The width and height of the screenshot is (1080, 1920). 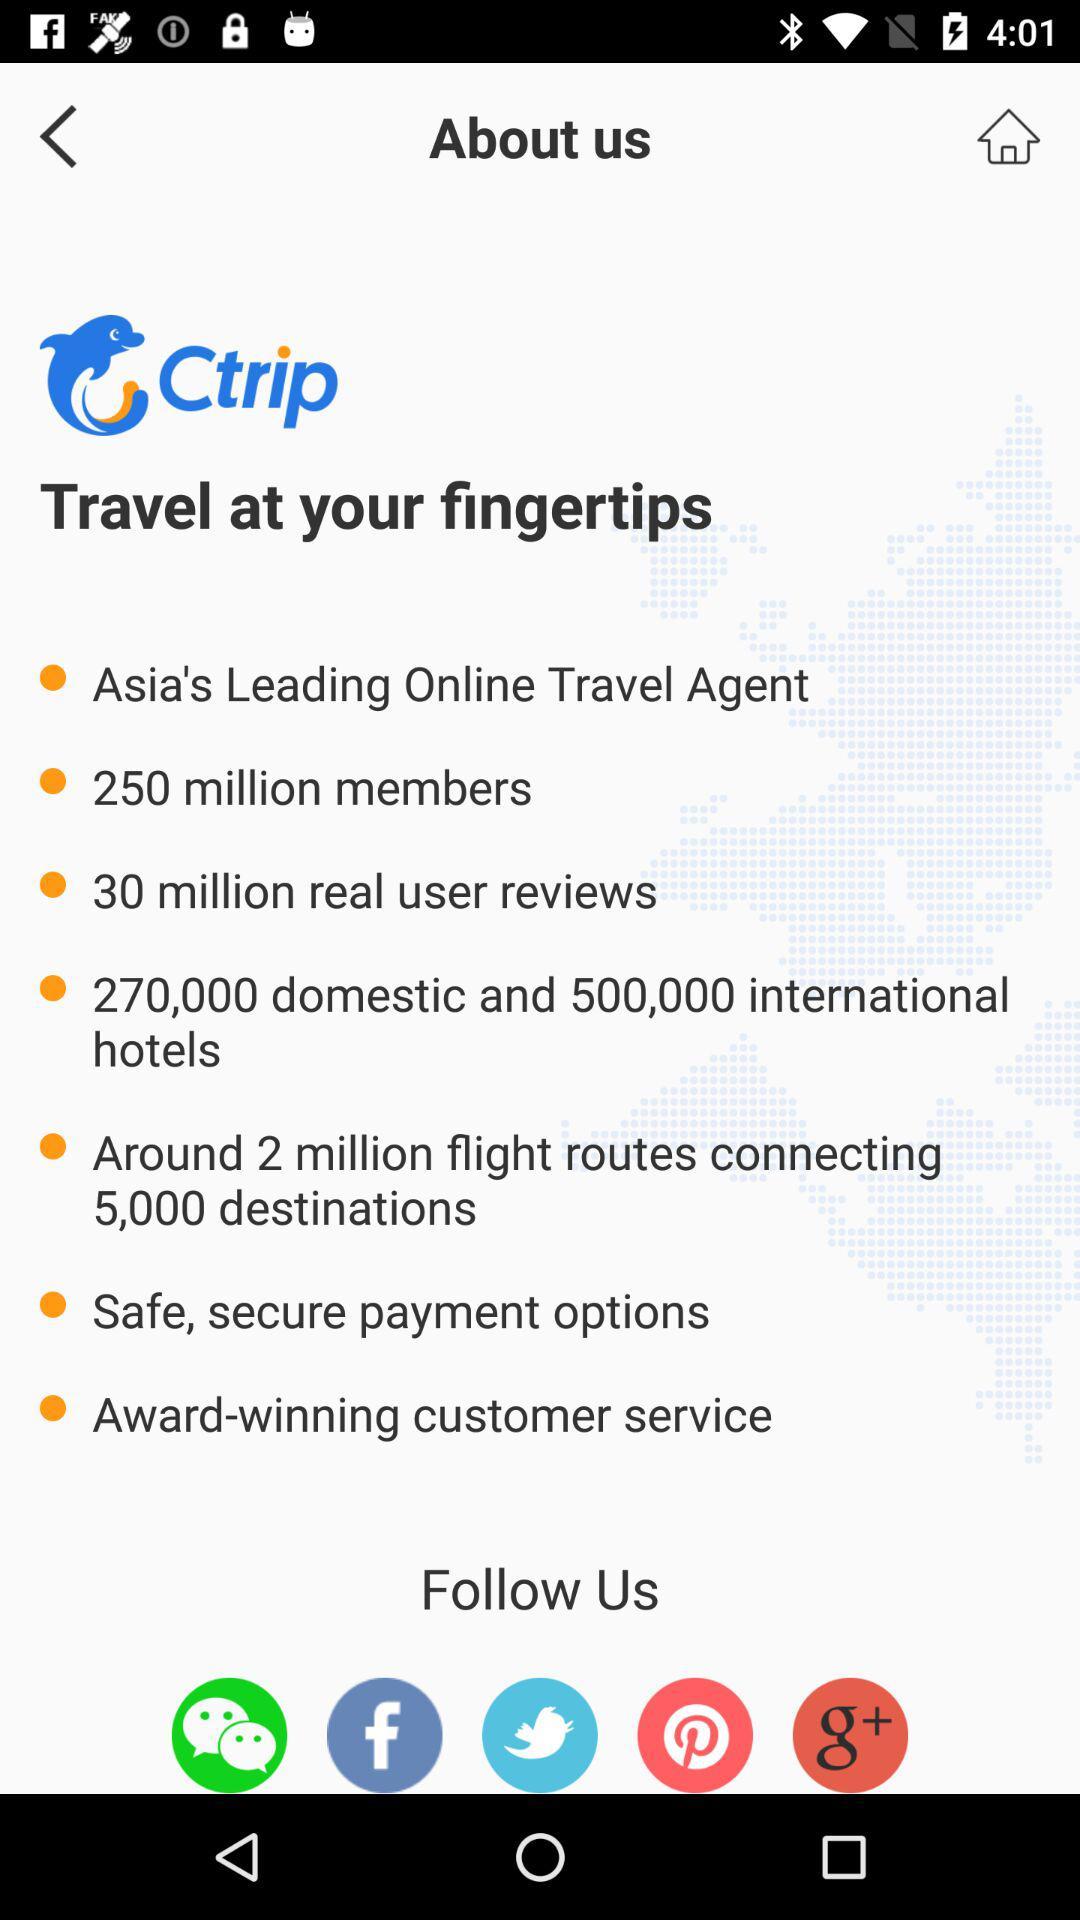 What do you see at coordinates (228, 1734) in the screenshot?
I see `this option we chat` at bounding box center [228, 1734].